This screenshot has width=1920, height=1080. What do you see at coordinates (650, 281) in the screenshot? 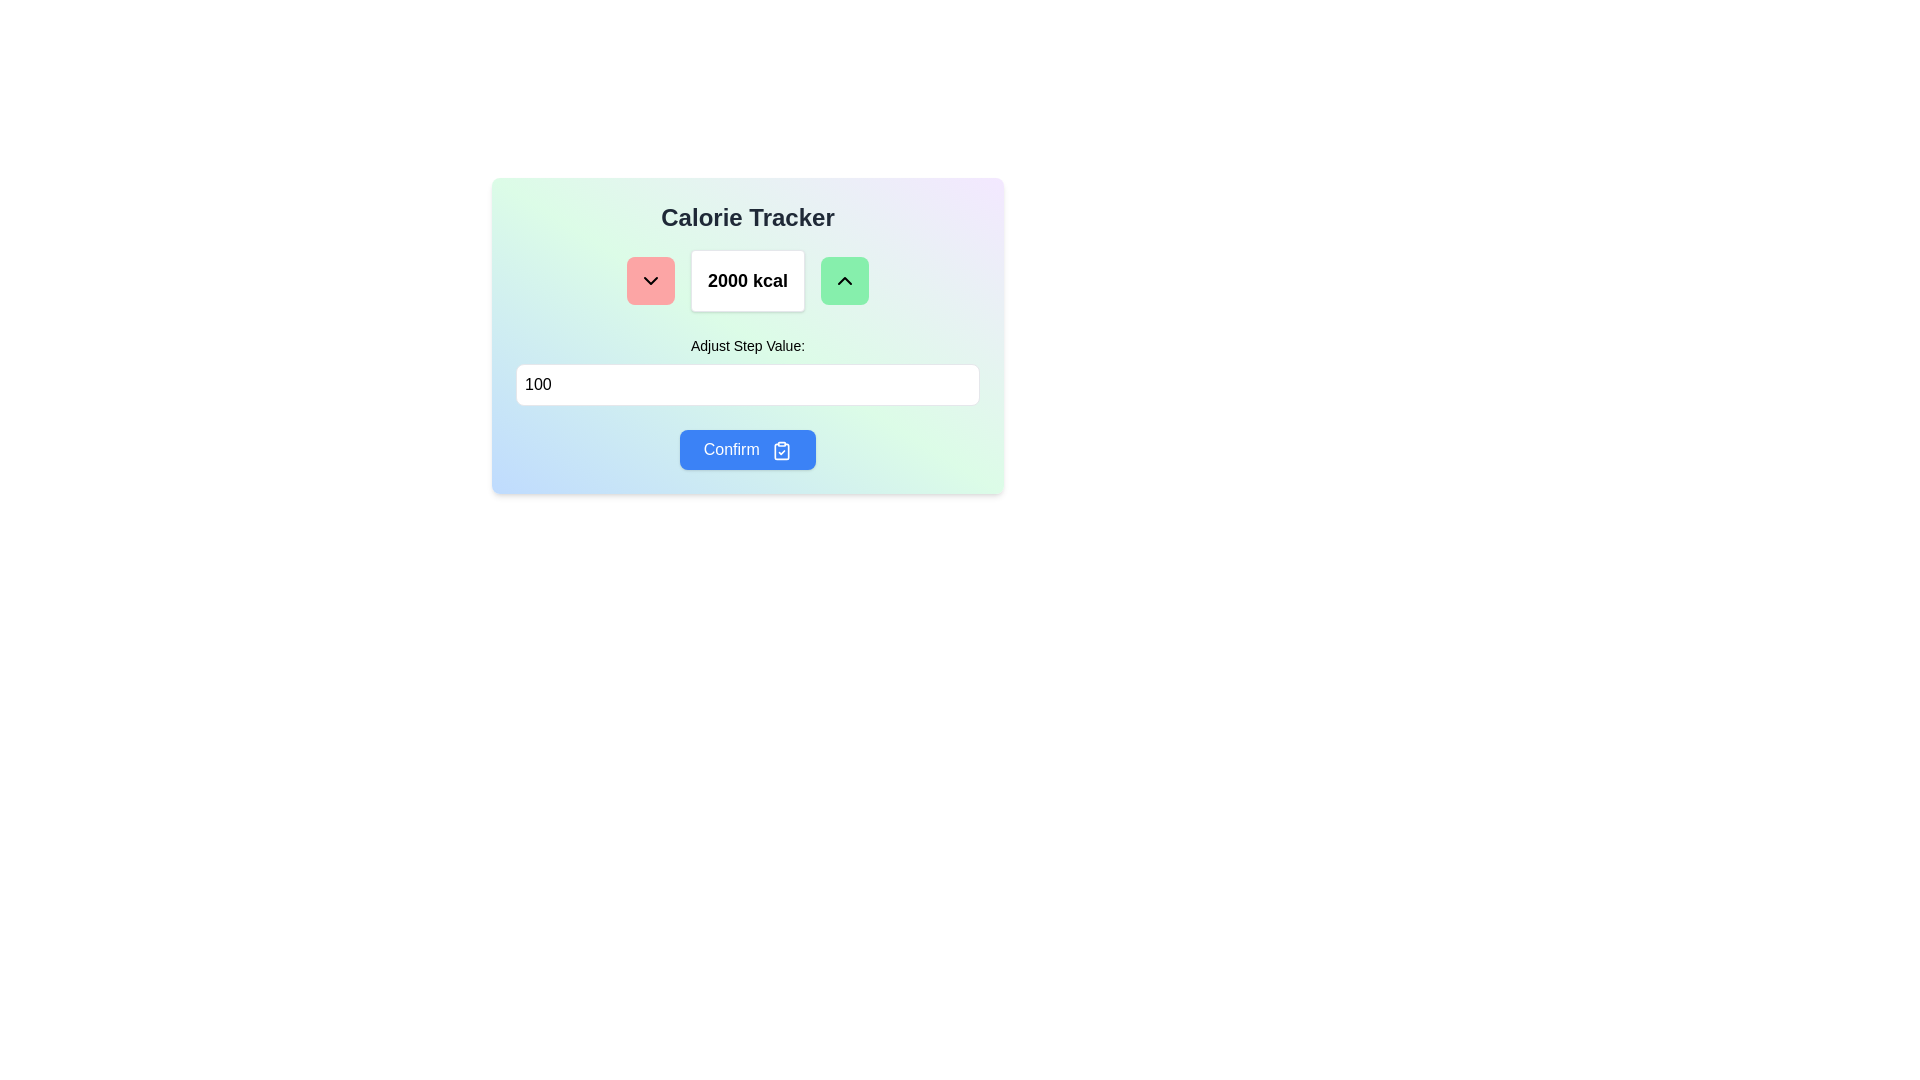
I see `the downward-facing chevron icon inside the red rounded button to decrement the value in the calorie tracker interface` at bounding box center [650, 281].